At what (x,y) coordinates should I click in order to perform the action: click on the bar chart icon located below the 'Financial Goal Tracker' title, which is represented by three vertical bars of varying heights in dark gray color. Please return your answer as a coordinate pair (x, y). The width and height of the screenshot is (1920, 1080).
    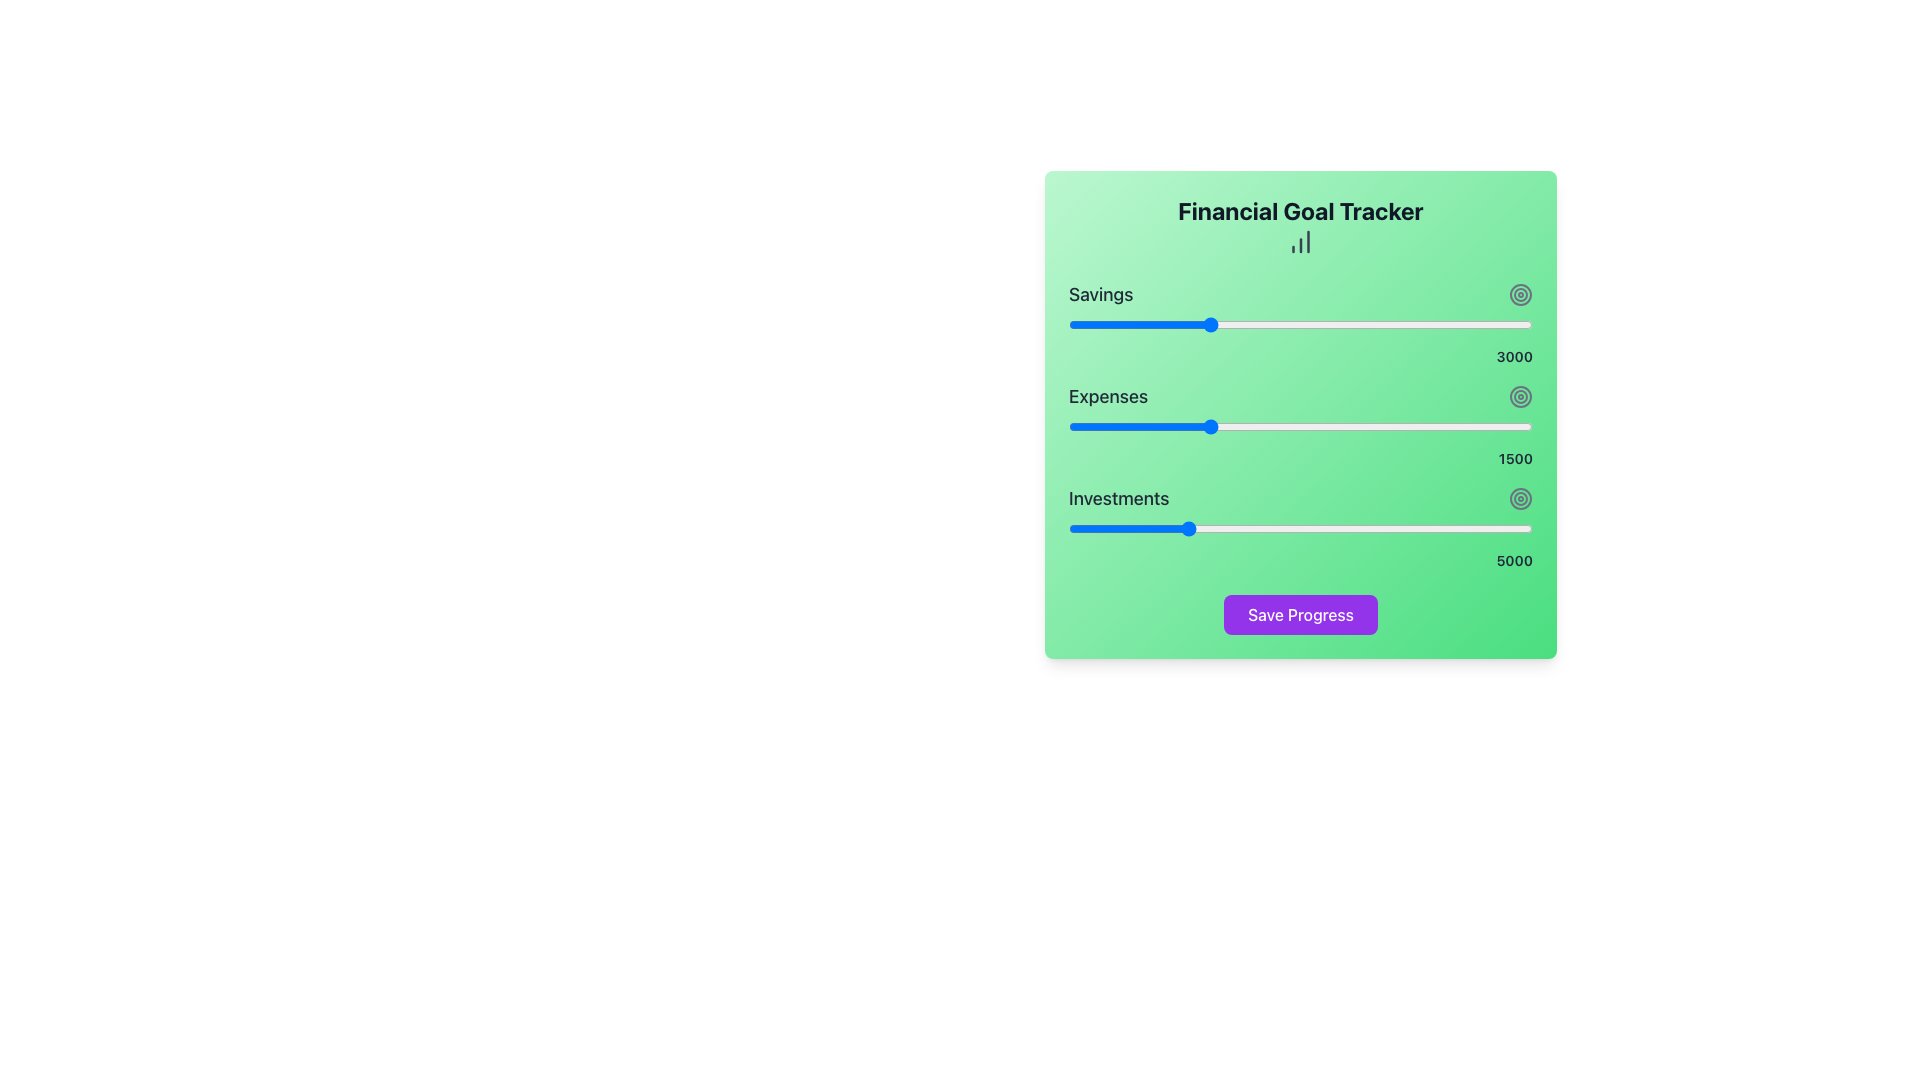
    Looking at the image, I should click on (1300, 241).